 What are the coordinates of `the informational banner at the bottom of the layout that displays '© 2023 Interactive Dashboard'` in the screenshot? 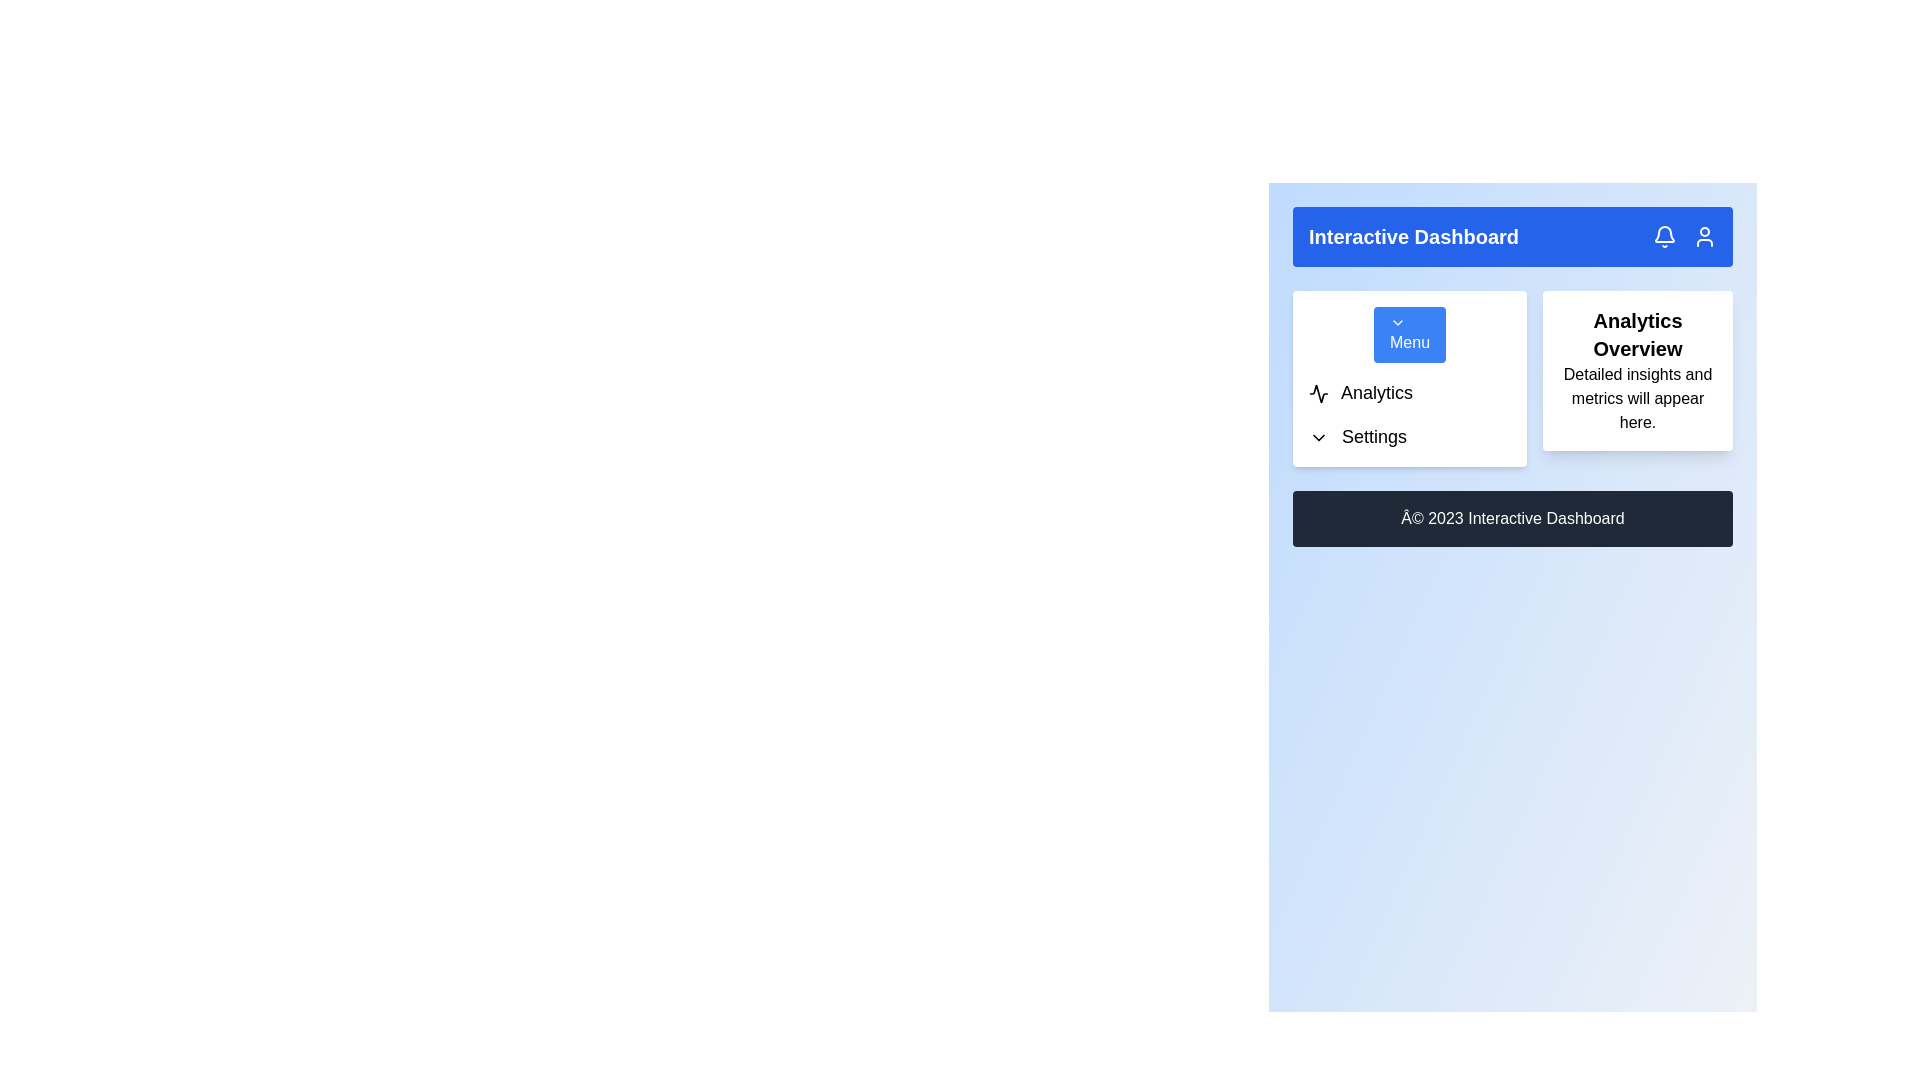 It's located at (1512, 518).